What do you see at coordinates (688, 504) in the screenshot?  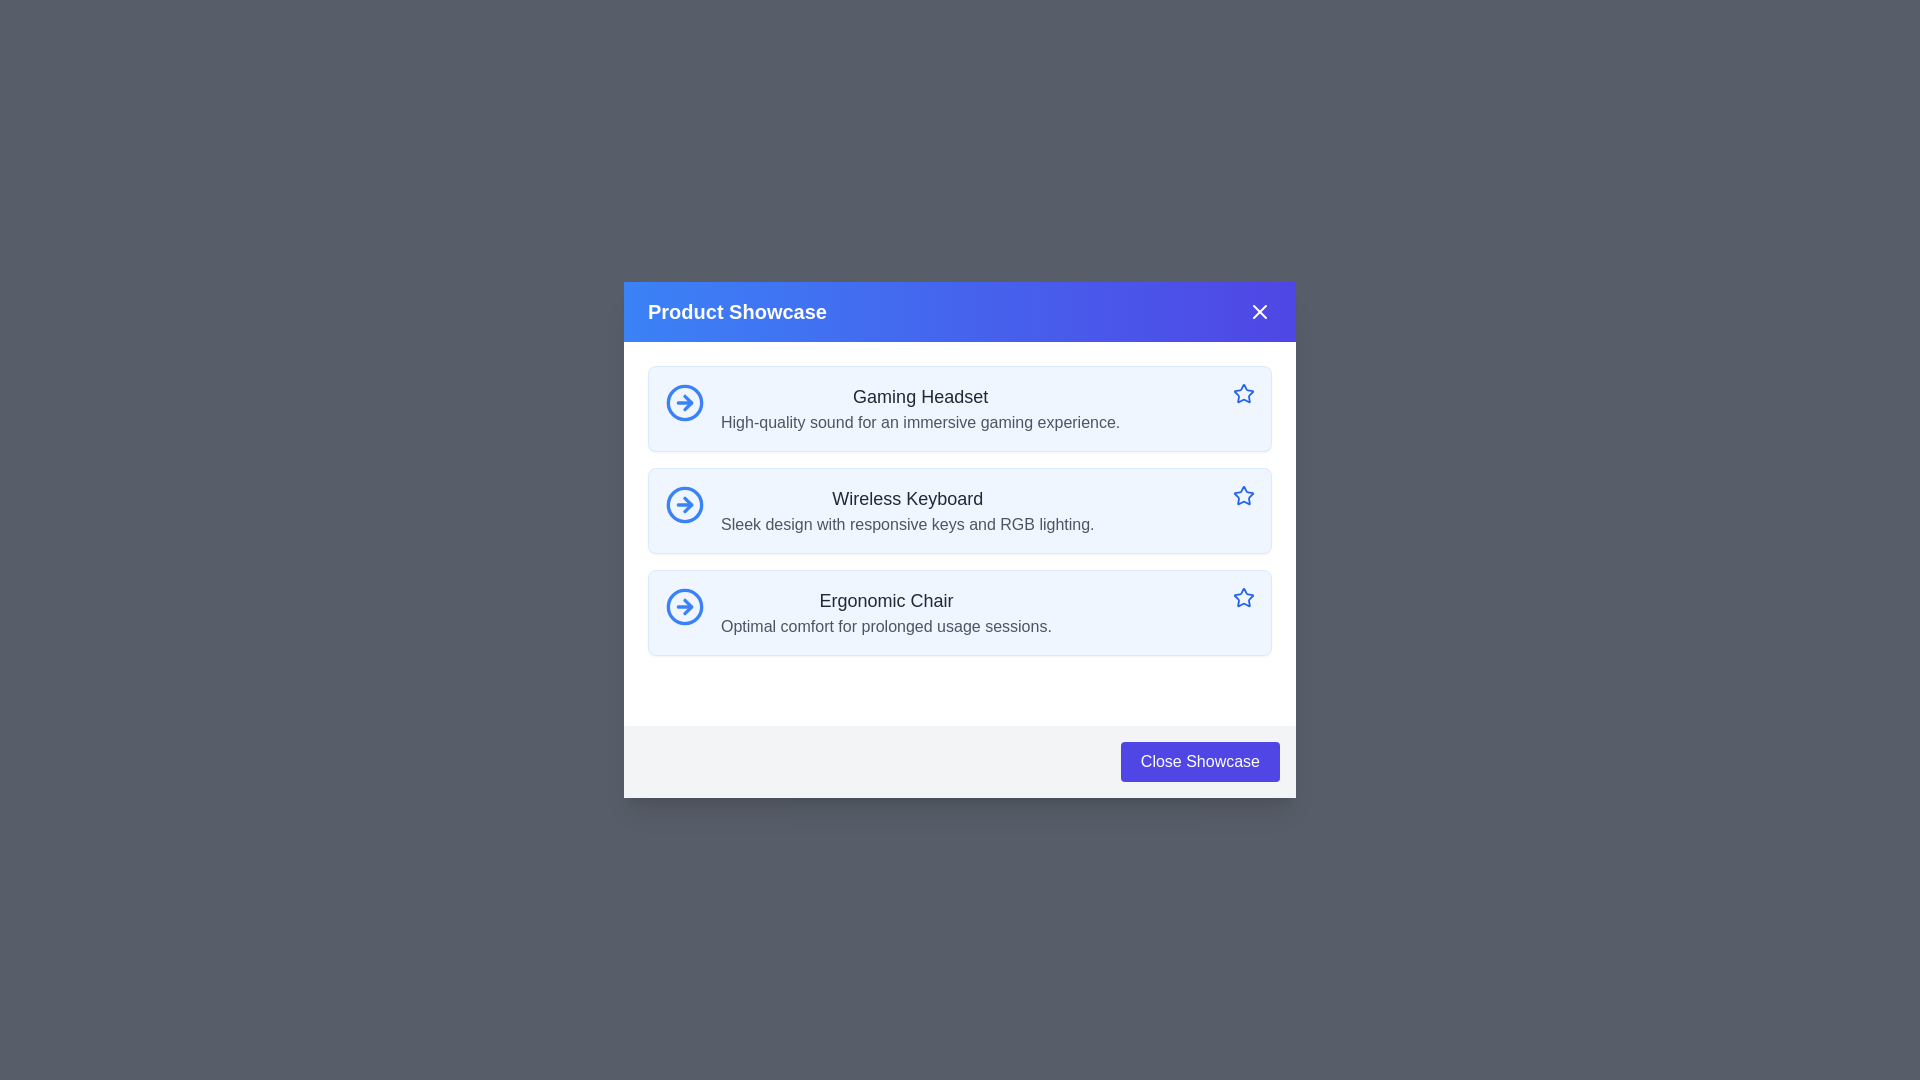 I see `the graphical arrow symbol pointing to the right, part of the circle-arrow-right icon located inside the second item of the product showcase next to 'Wireless Keyboard'` at bounding box center [688, 504].